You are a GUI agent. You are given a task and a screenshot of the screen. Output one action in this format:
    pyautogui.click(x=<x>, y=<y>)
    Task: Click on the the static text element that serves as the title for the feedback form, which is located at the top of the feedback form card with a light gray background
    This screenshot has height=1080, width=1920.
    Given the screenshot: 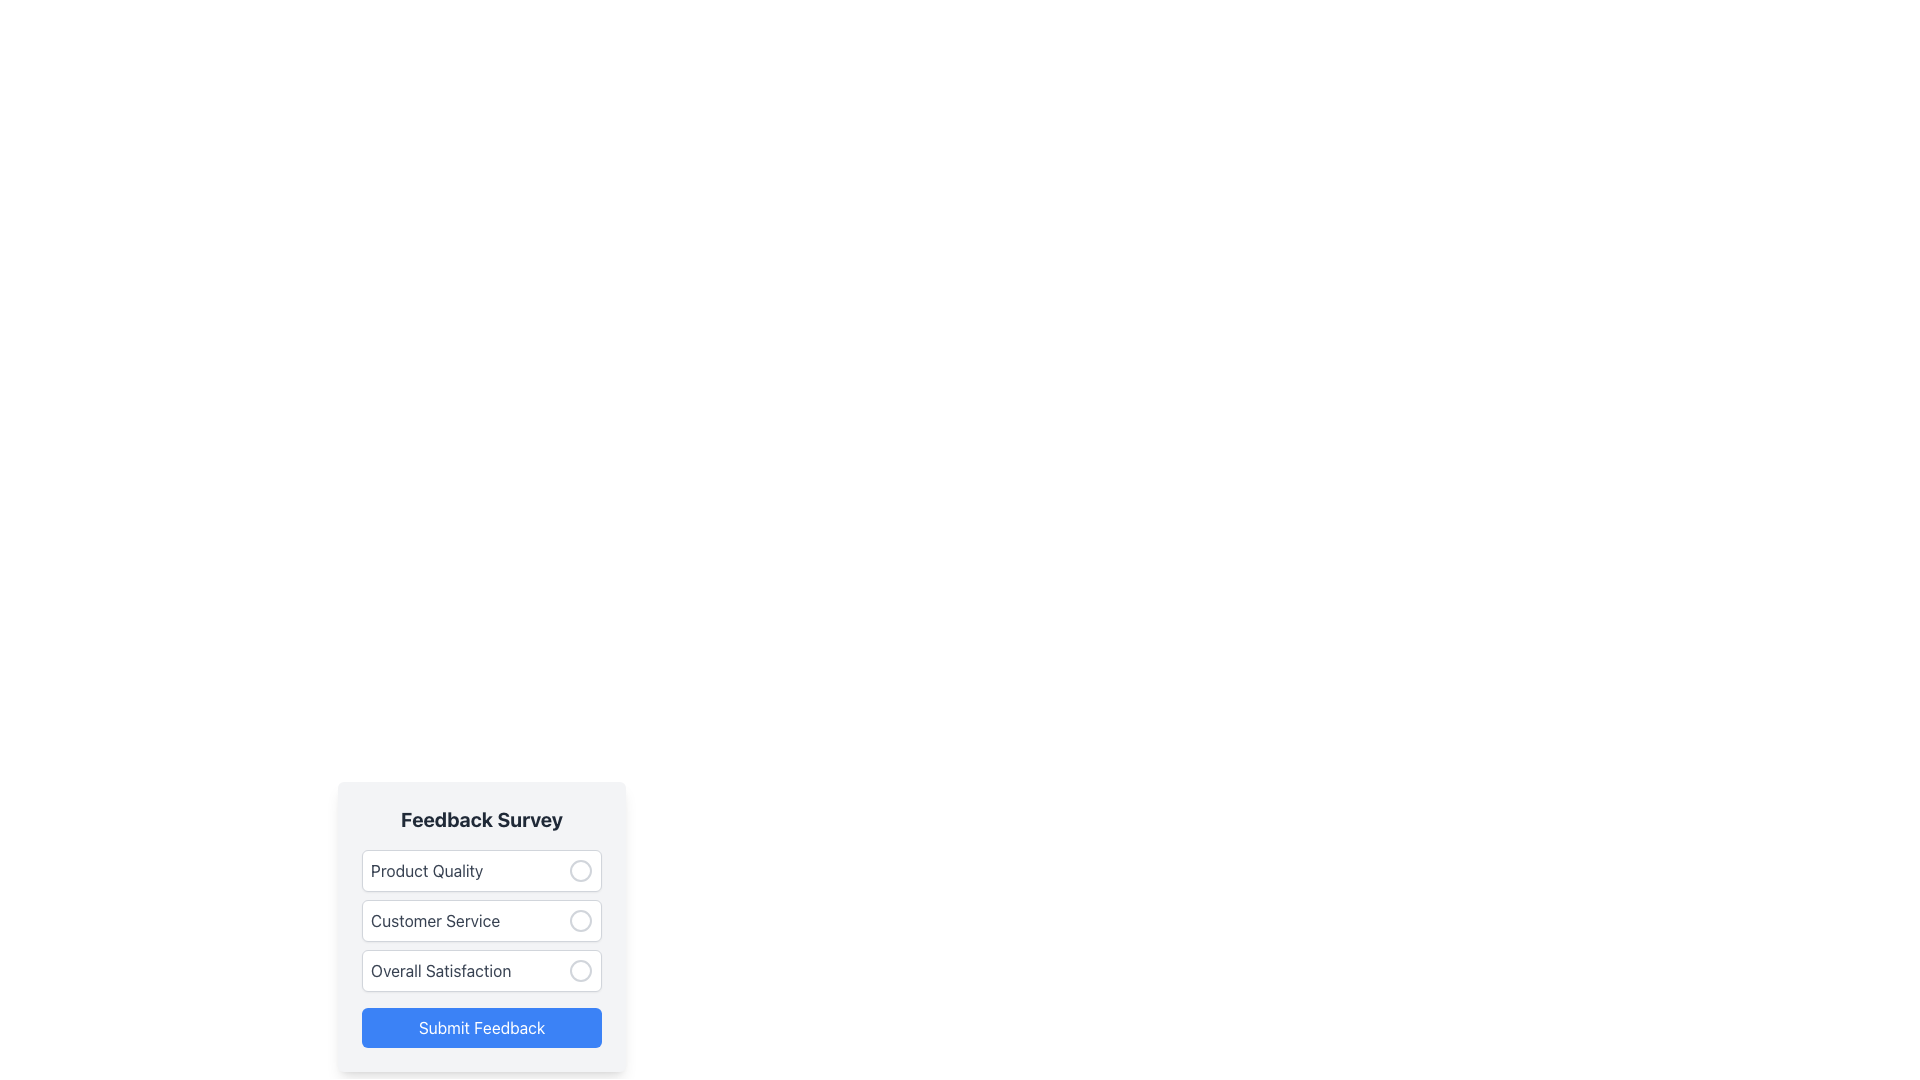 What is the action you would take?
    pyautogui.click(x=481, y=820)
    